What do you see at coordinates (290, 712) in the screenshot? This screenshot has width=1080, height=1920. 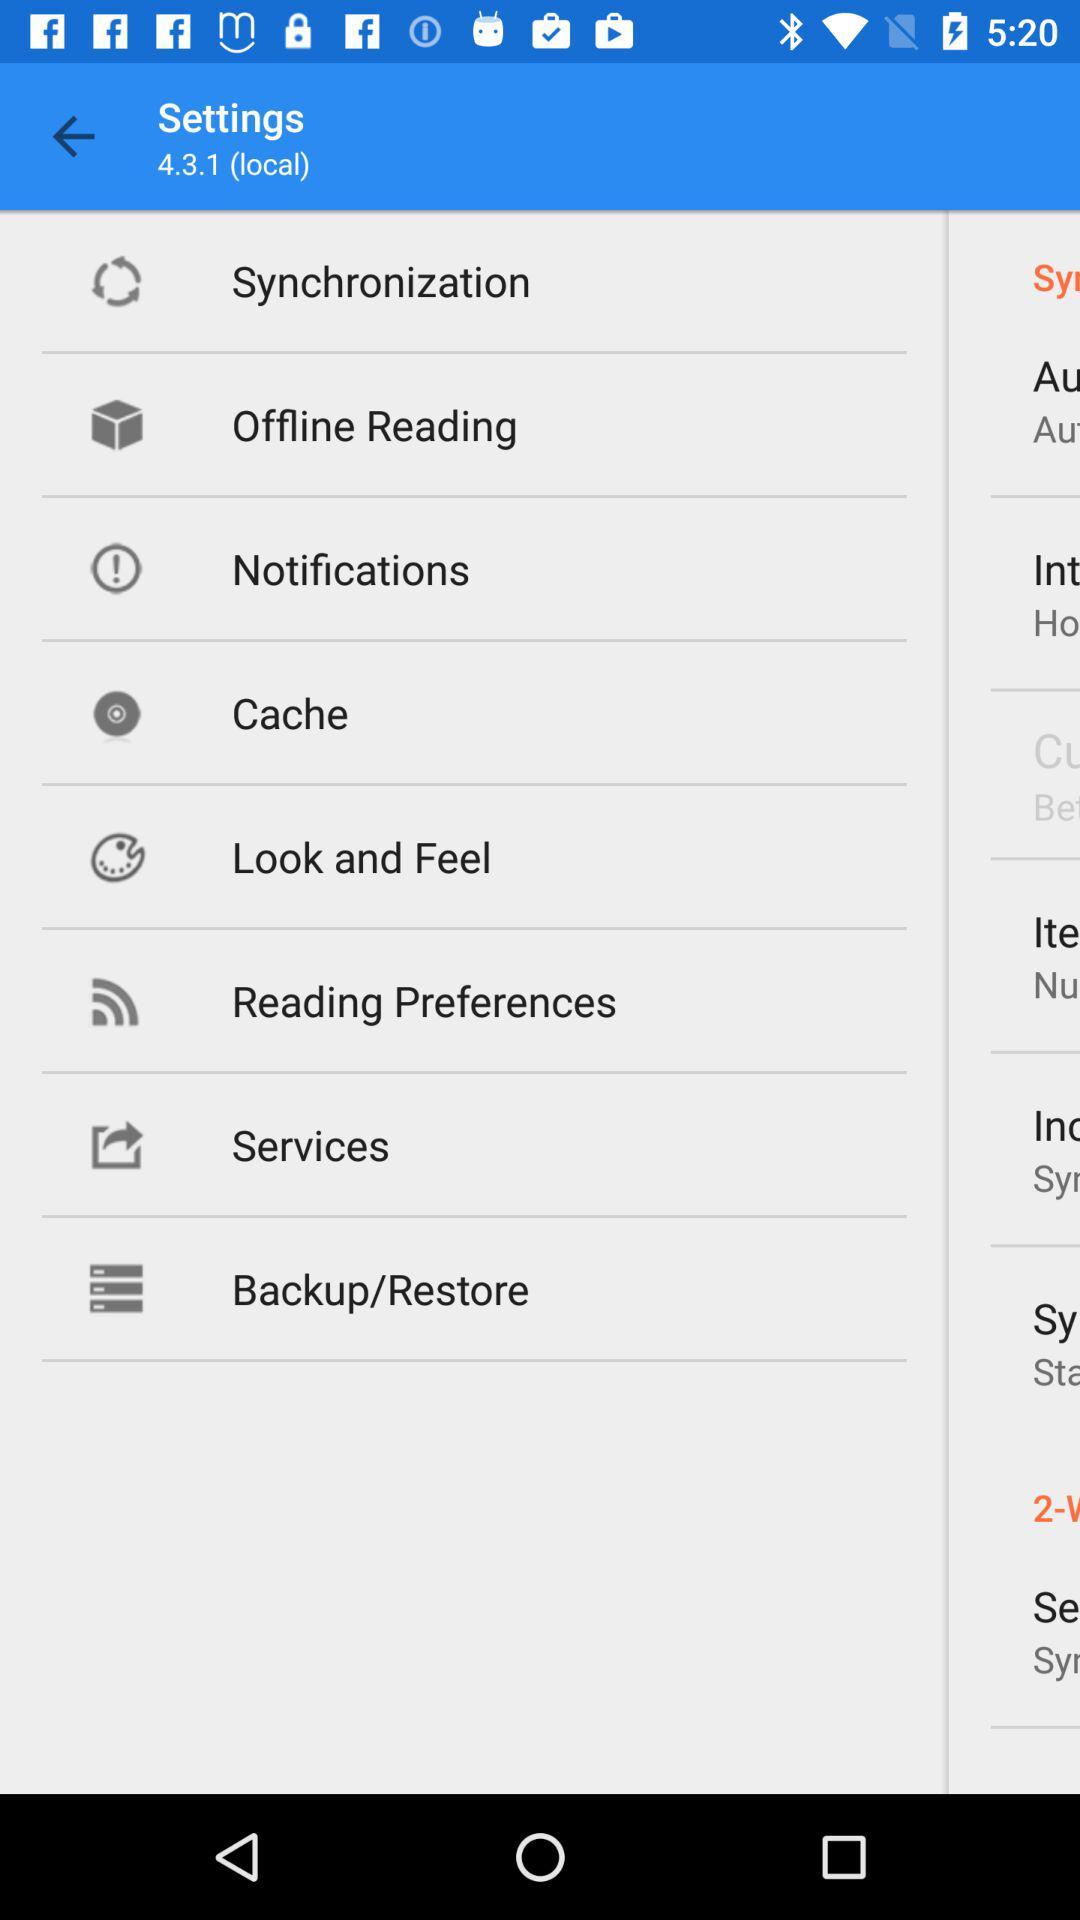 I see `the icon above the look and feel item` at bounding box center [290, 712].